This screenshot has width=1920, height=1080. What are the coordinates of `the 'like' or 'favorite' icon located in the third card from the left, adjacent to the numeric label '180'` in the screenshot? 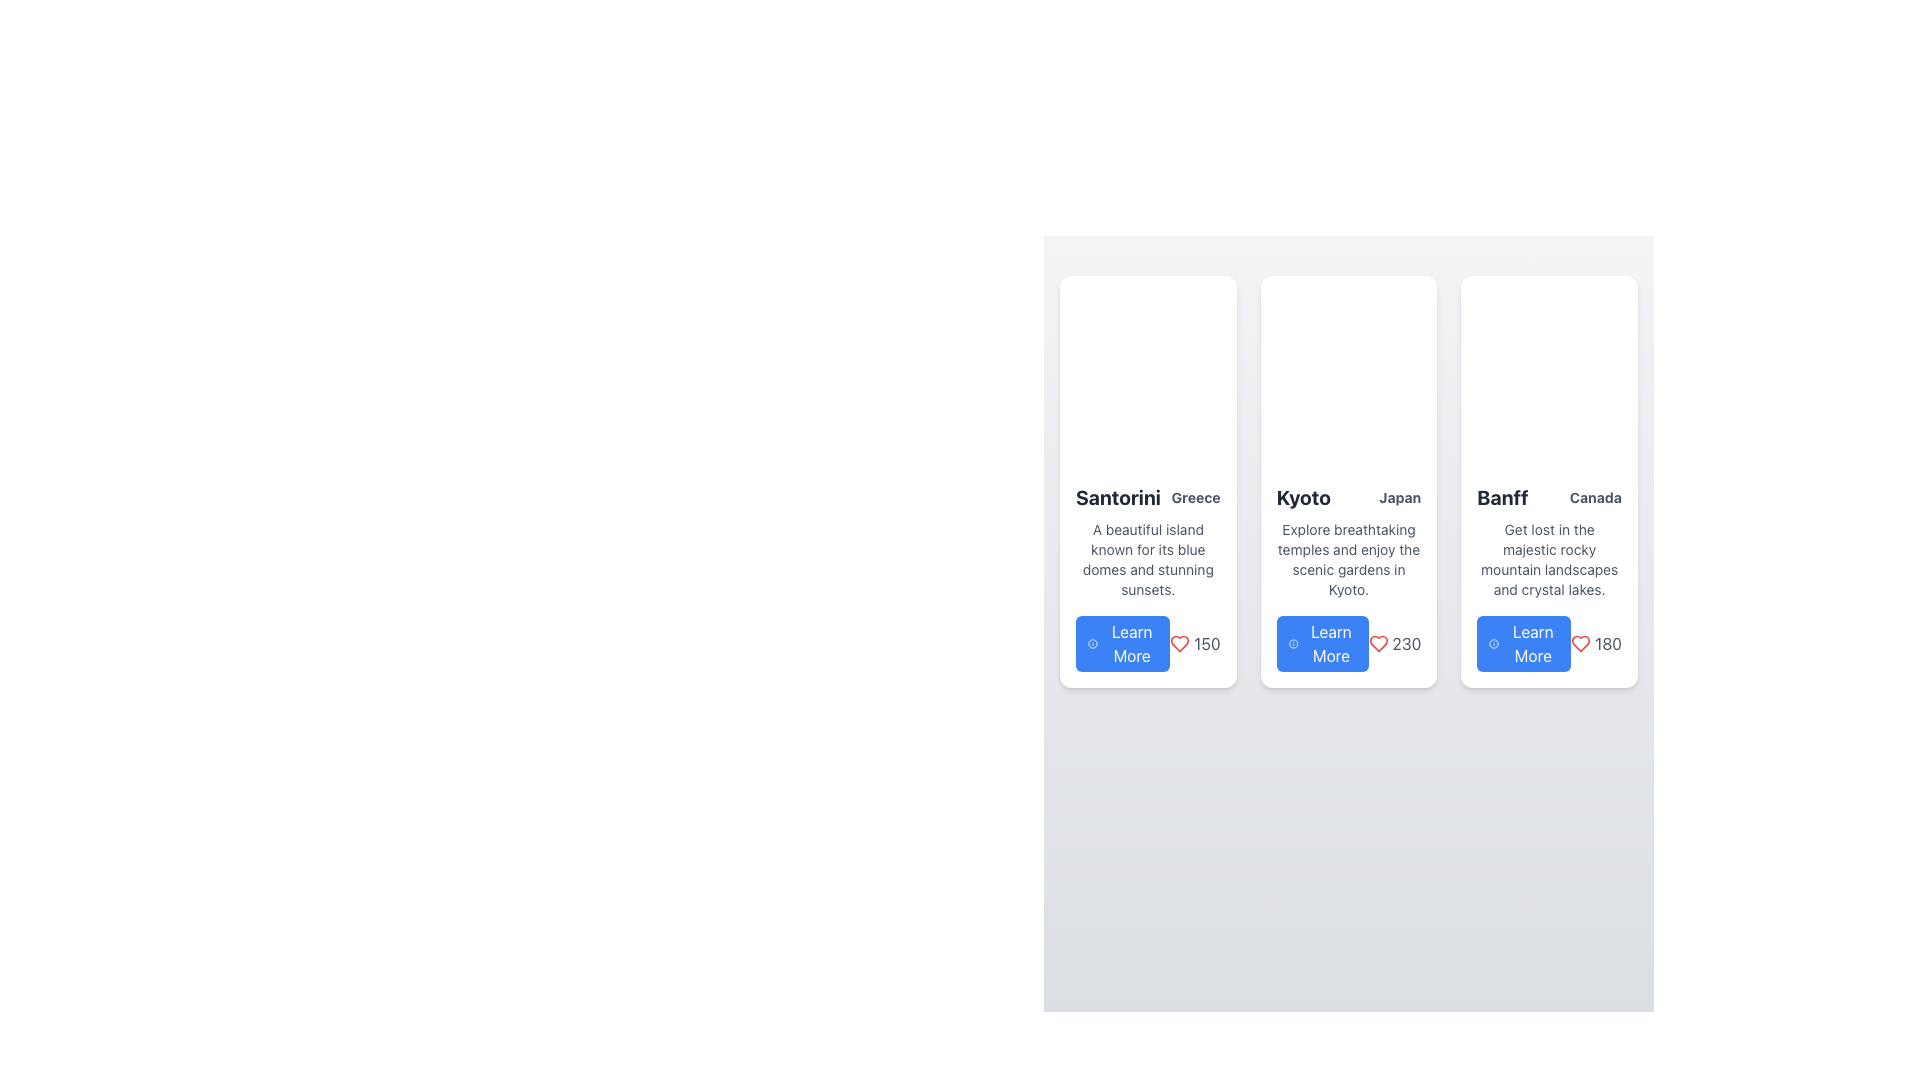 It's located at (1580, 644).